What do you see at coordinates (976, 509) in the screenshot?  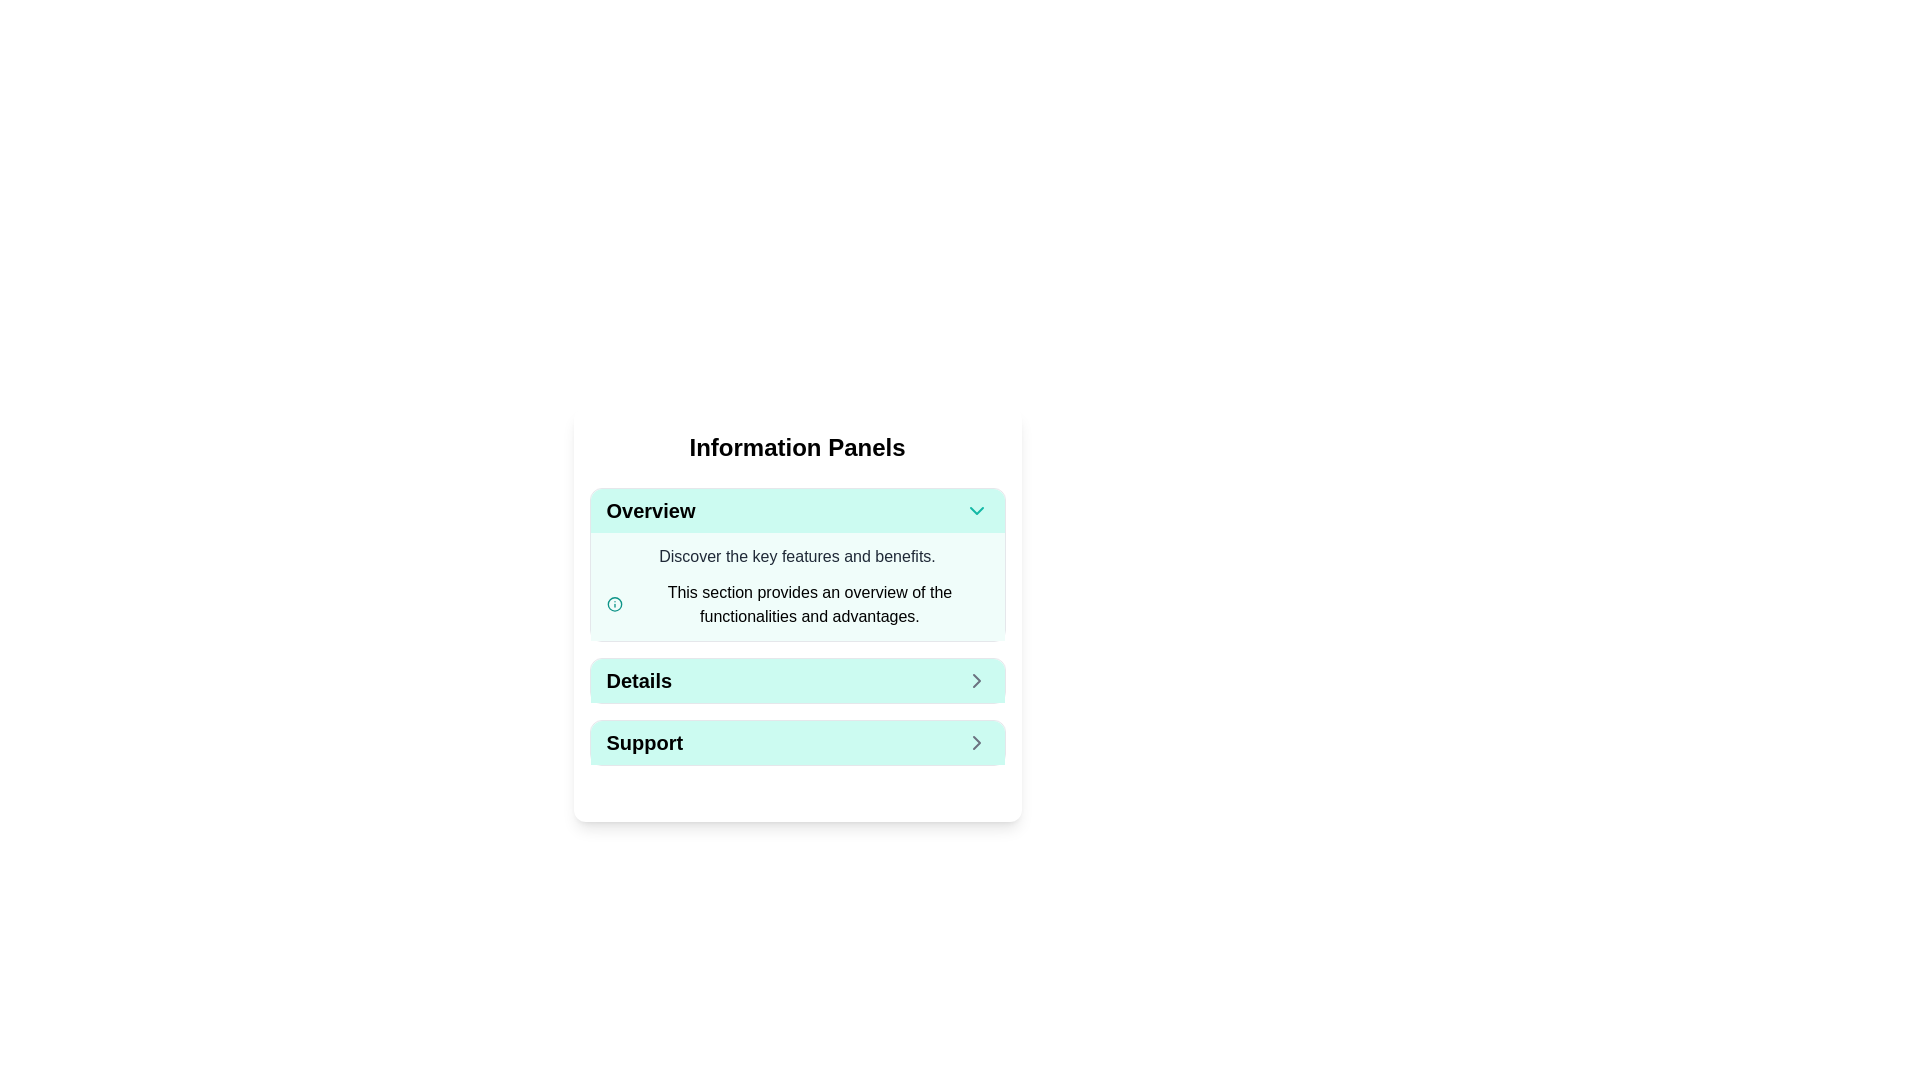 I see `the downward-facing teal chevron arrow located on the right side of the 'Overview' header bar for tooltip or animation` at bounding box center [976, 509].